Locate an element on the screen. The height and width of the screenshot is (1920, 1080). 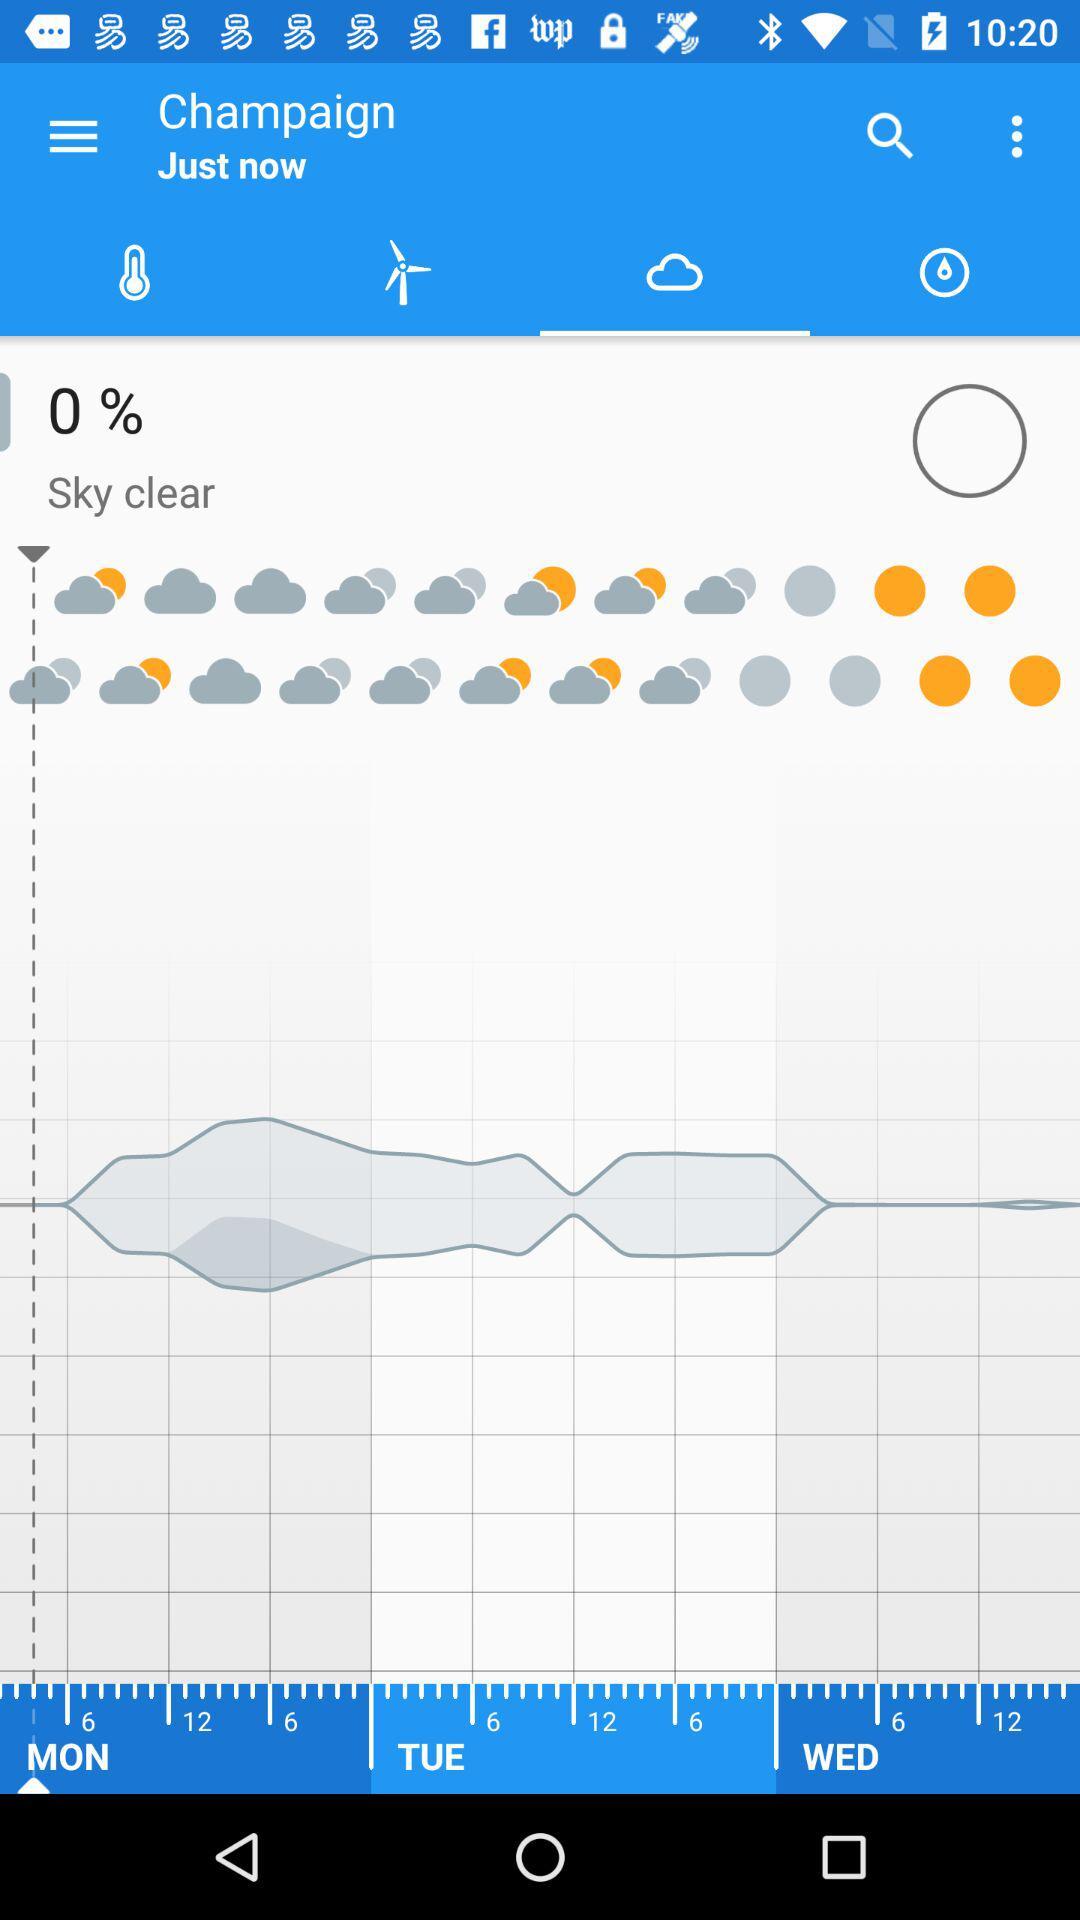
the icon next to champaign item is located at coordinates (72, 135).